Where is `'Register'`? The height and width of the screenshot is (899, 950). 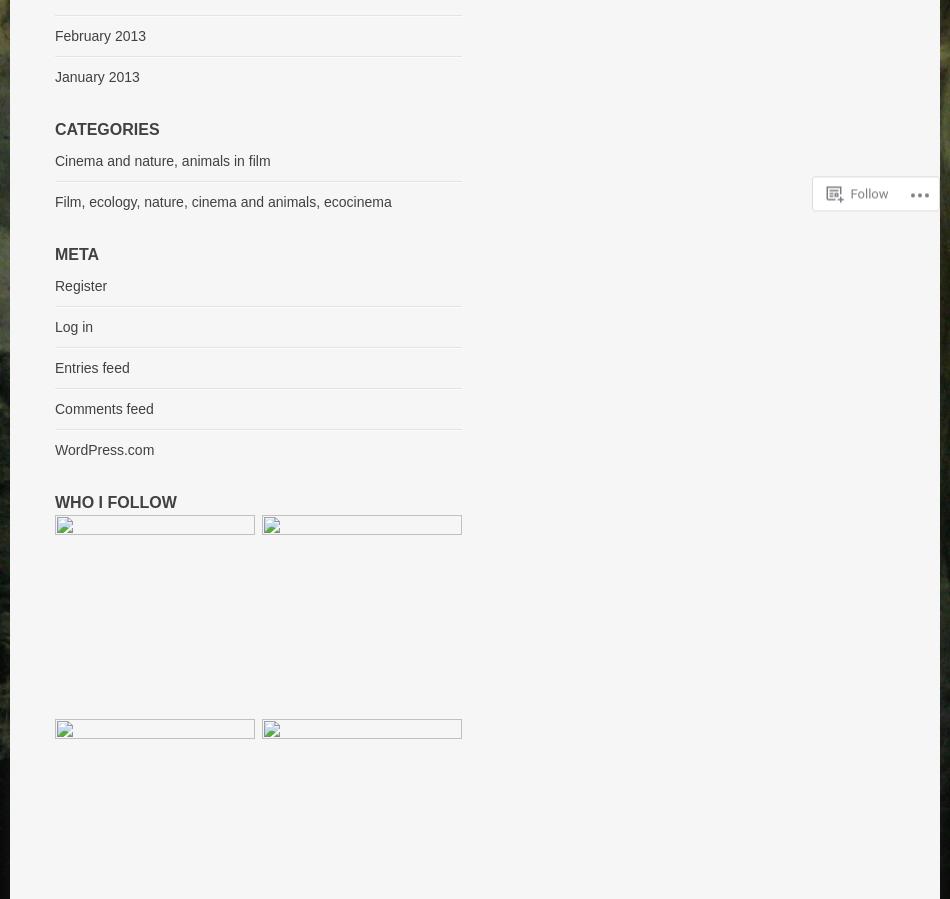
'Register' is located at coordinates (81, 285).